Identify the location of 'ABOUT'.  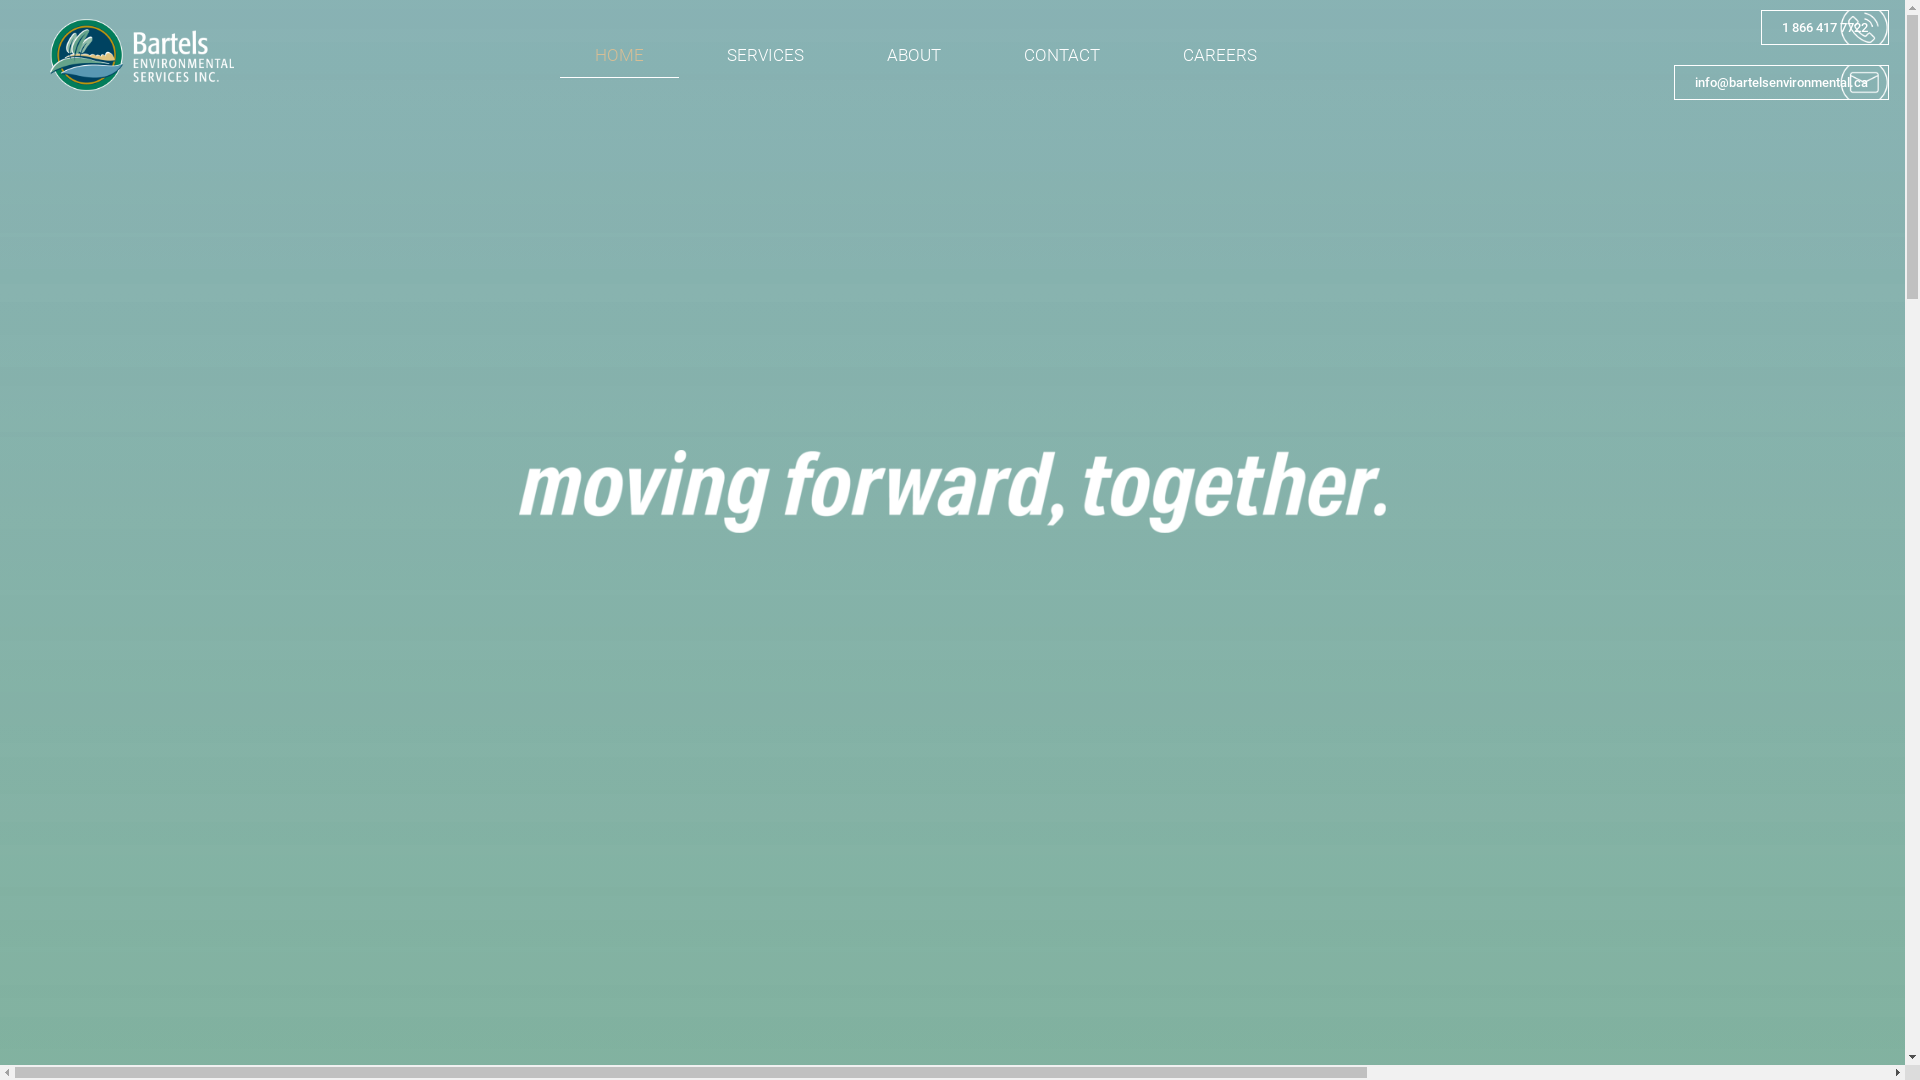
(912, 53).